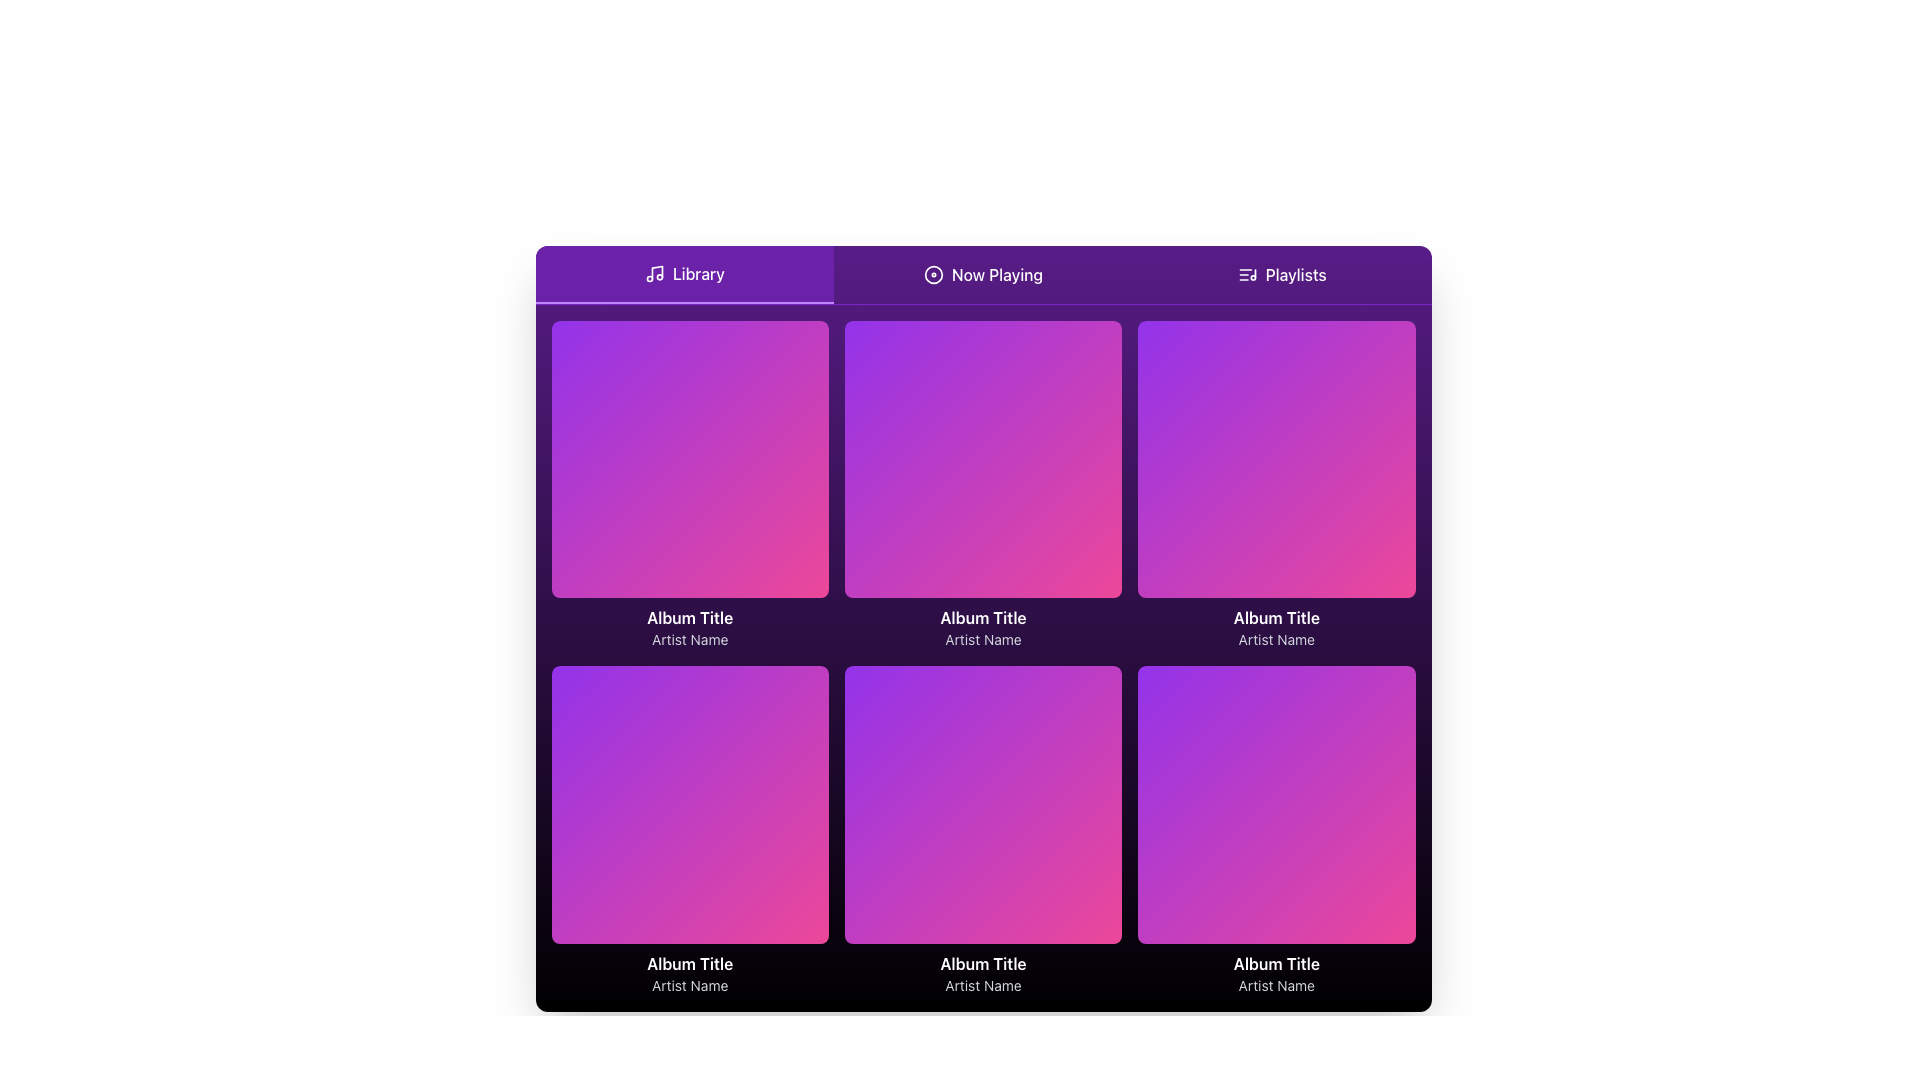 The width and height of the screenshot is (1920, 1080). I want to click on the circular playback icon associated with the 'Now Playing' navigation option, located at the center of the top bar of the interface, so click(932, 274).